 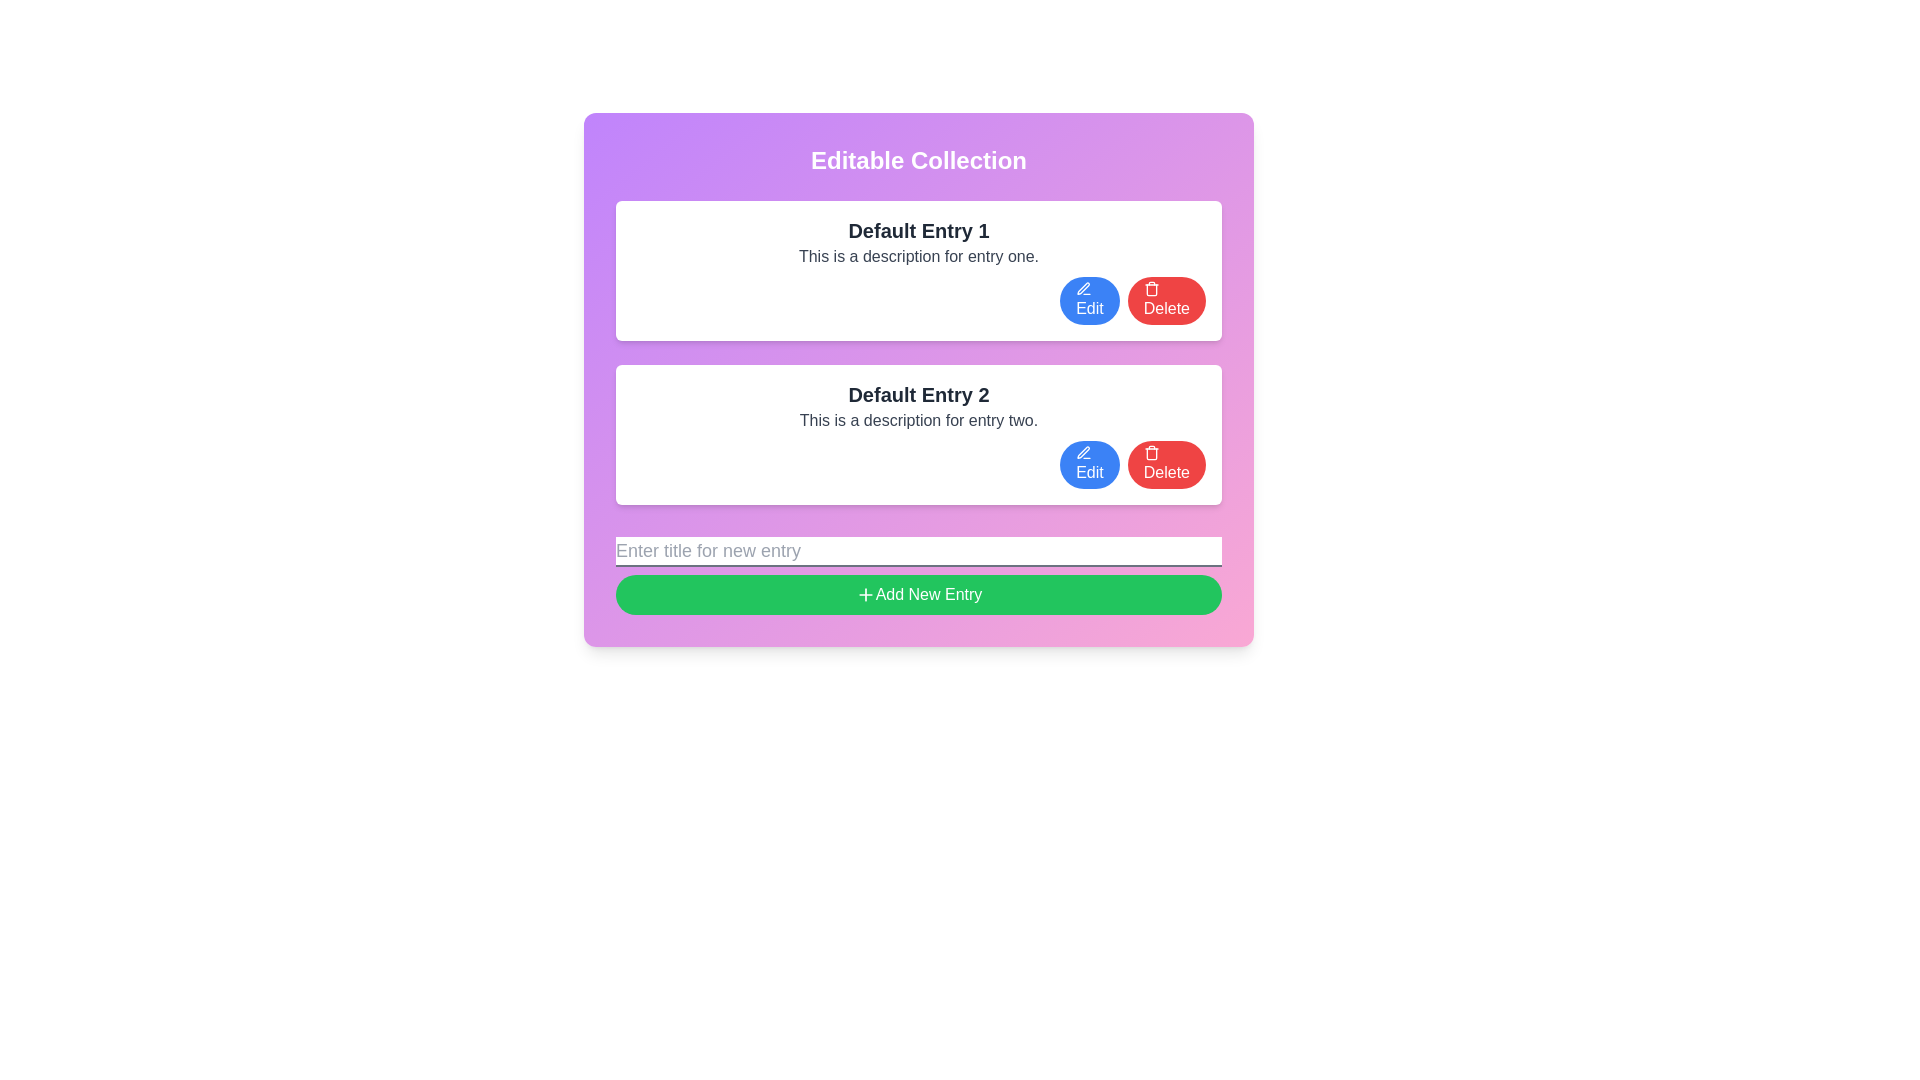 What do you see at coordinates (917, 575) in the screenshot?
I see `the 'Add New Entry' button` at bounding box center [917, 575].